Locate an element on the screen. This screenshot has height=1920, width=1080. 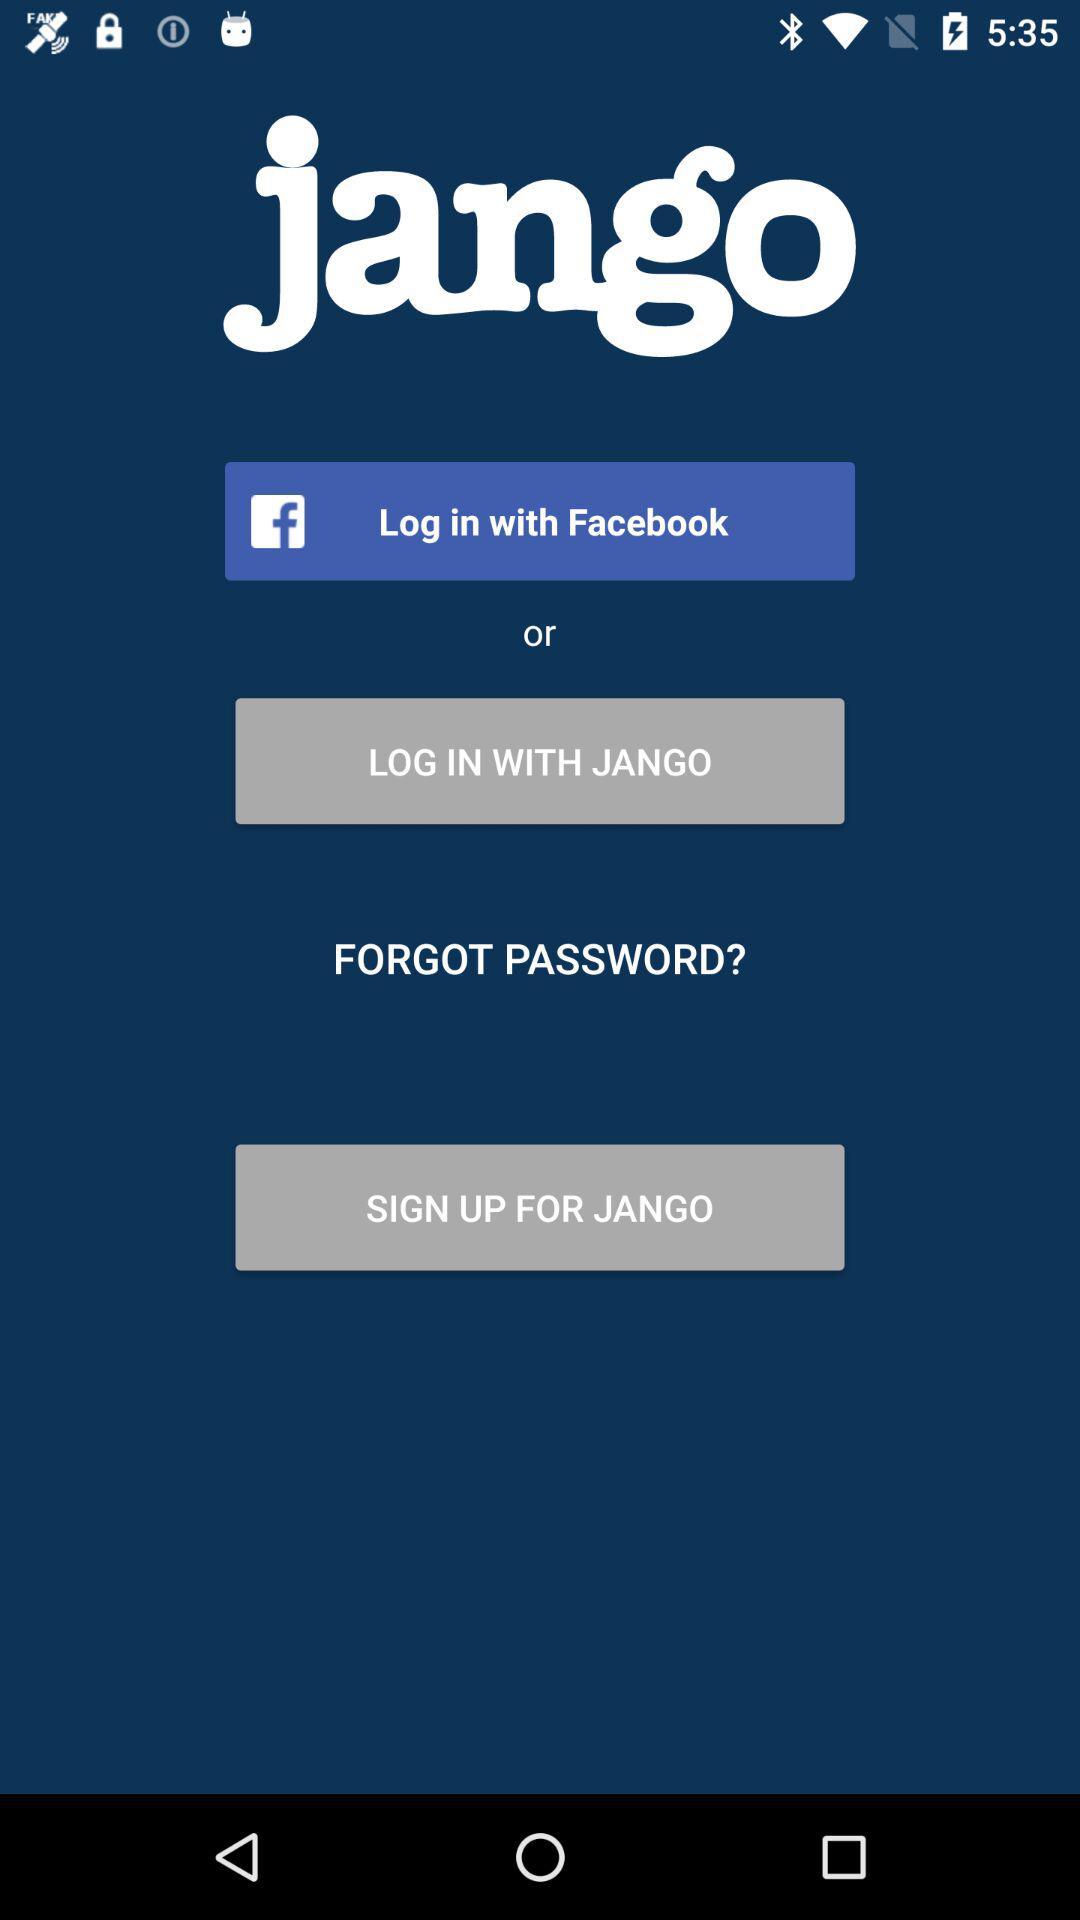
sign up for item is located at coordinates (540, 1206).